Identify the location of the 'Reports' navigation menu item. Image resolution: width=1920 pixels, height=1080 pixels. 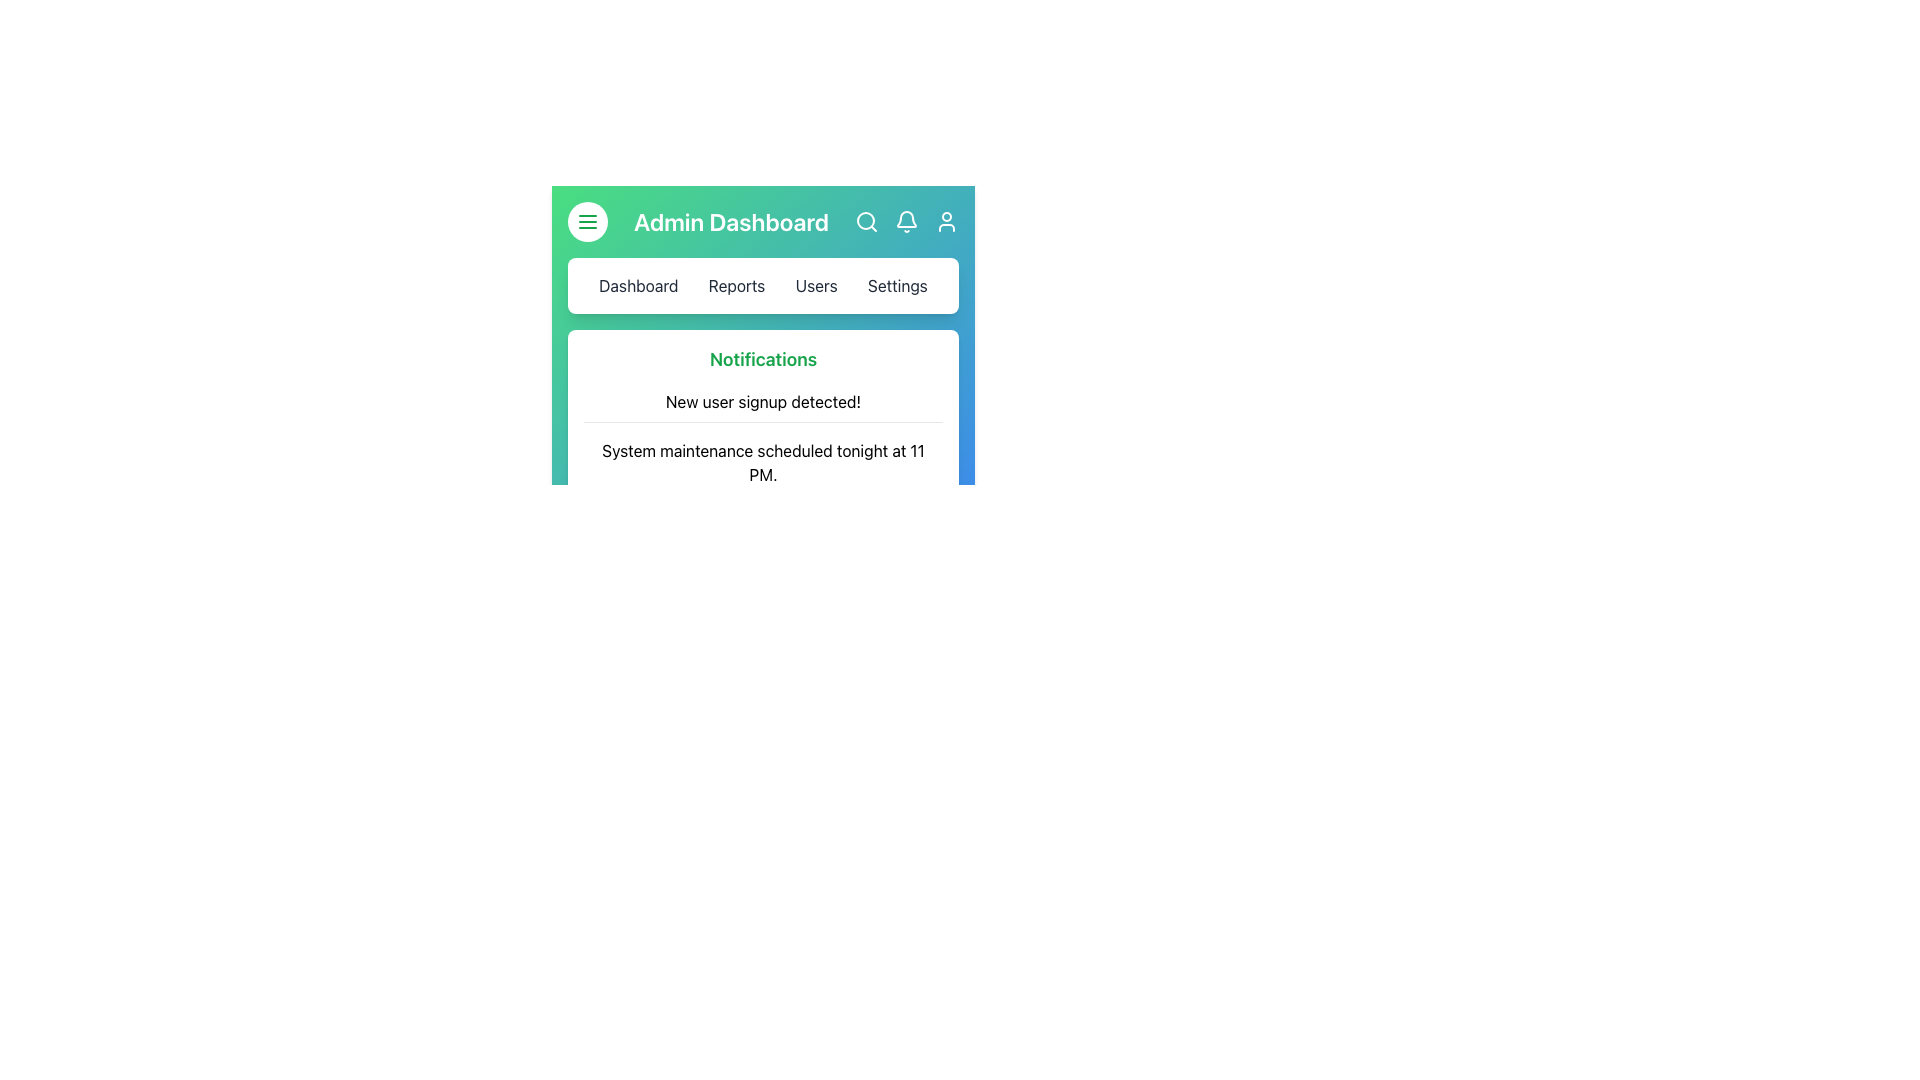
(735, 285).